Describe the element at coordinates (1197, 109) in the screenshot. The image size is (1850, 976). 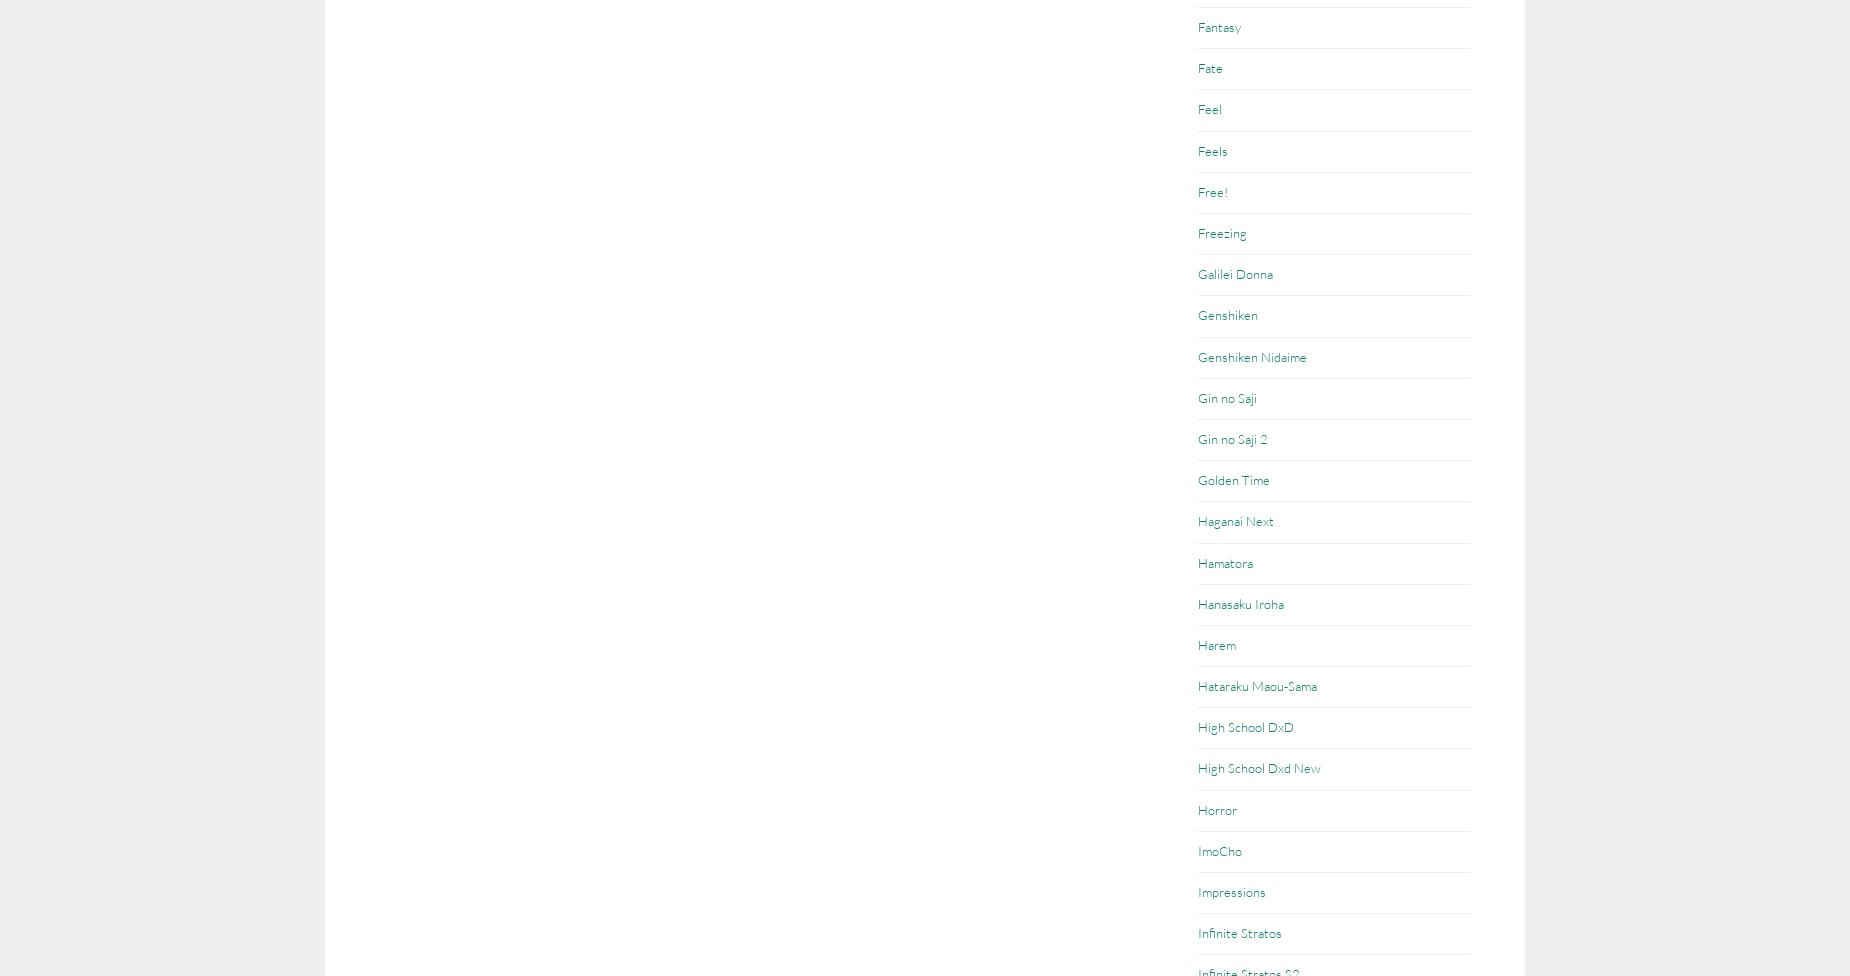
I see `'Feel'` at that location.